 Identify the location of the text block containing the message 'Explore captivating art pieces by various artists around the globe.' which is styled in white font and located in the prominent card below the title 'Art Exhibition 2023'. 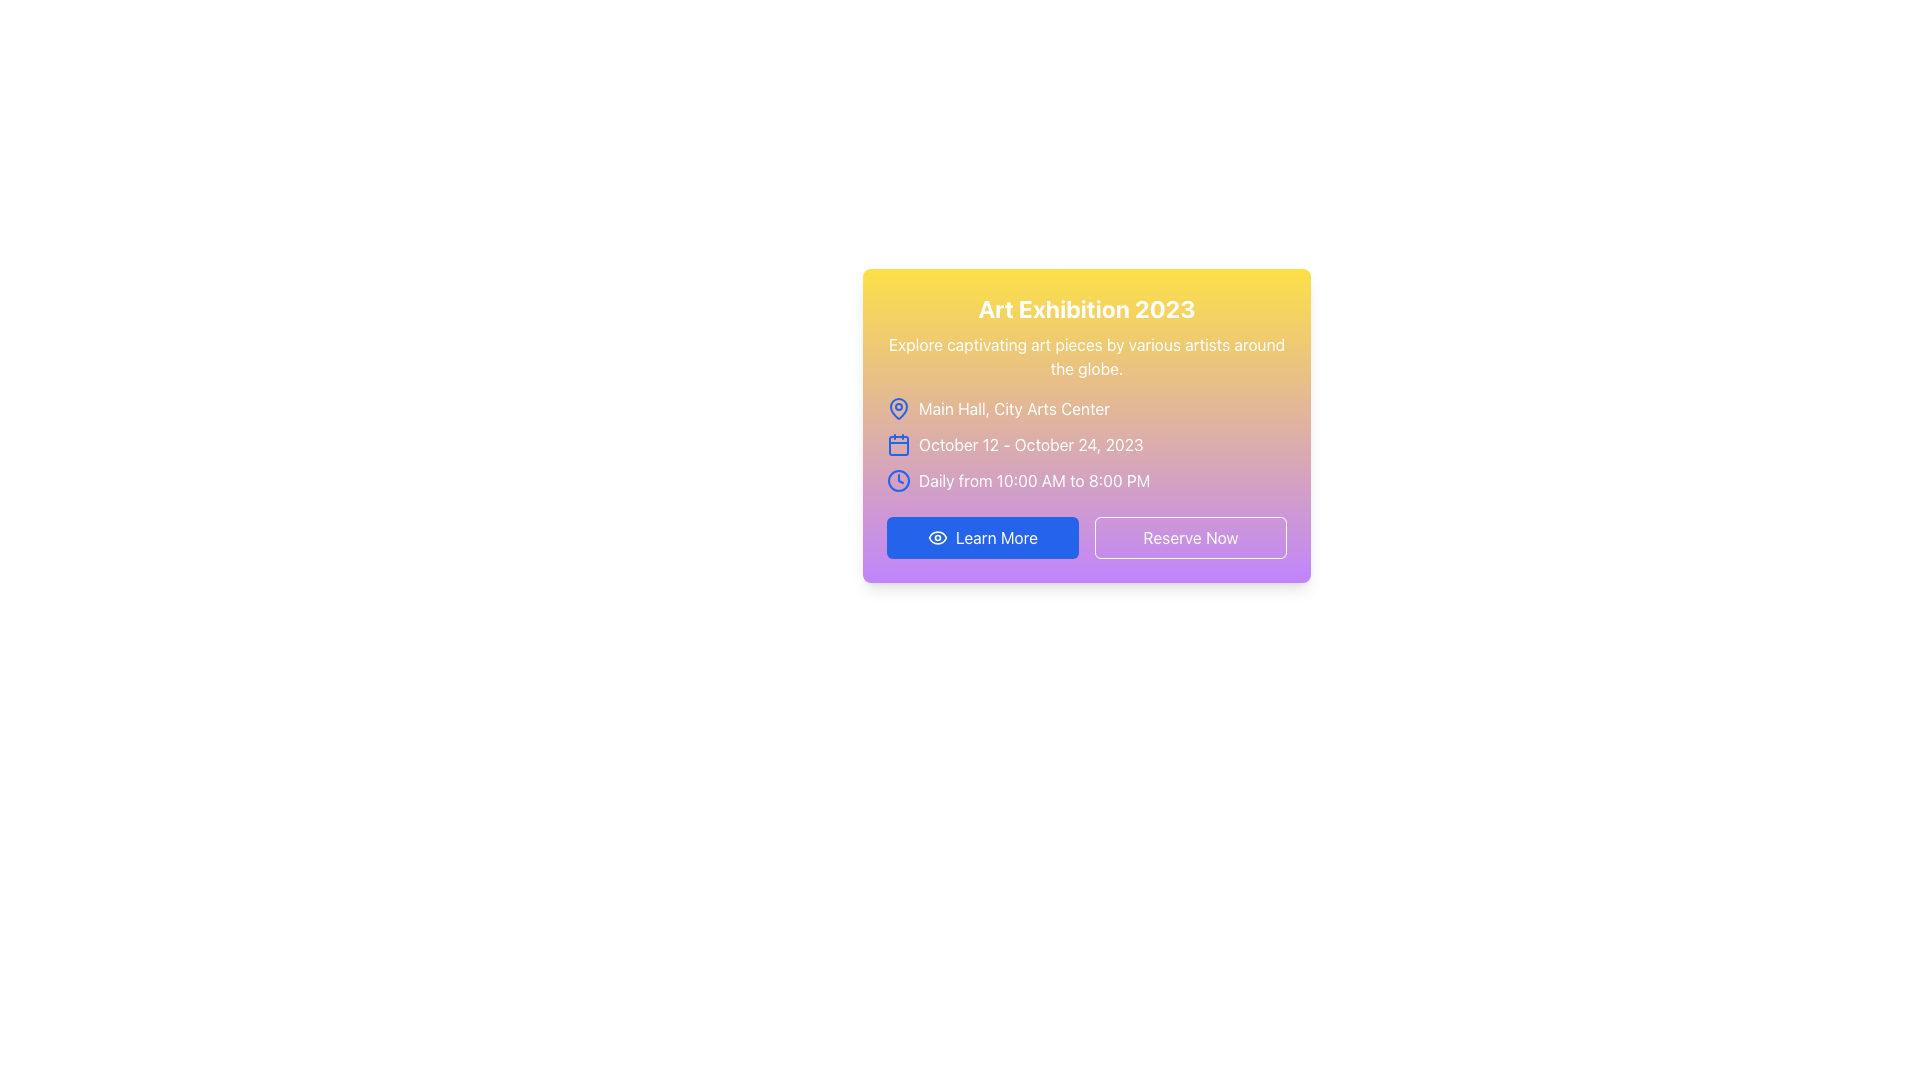
(1085, 356).